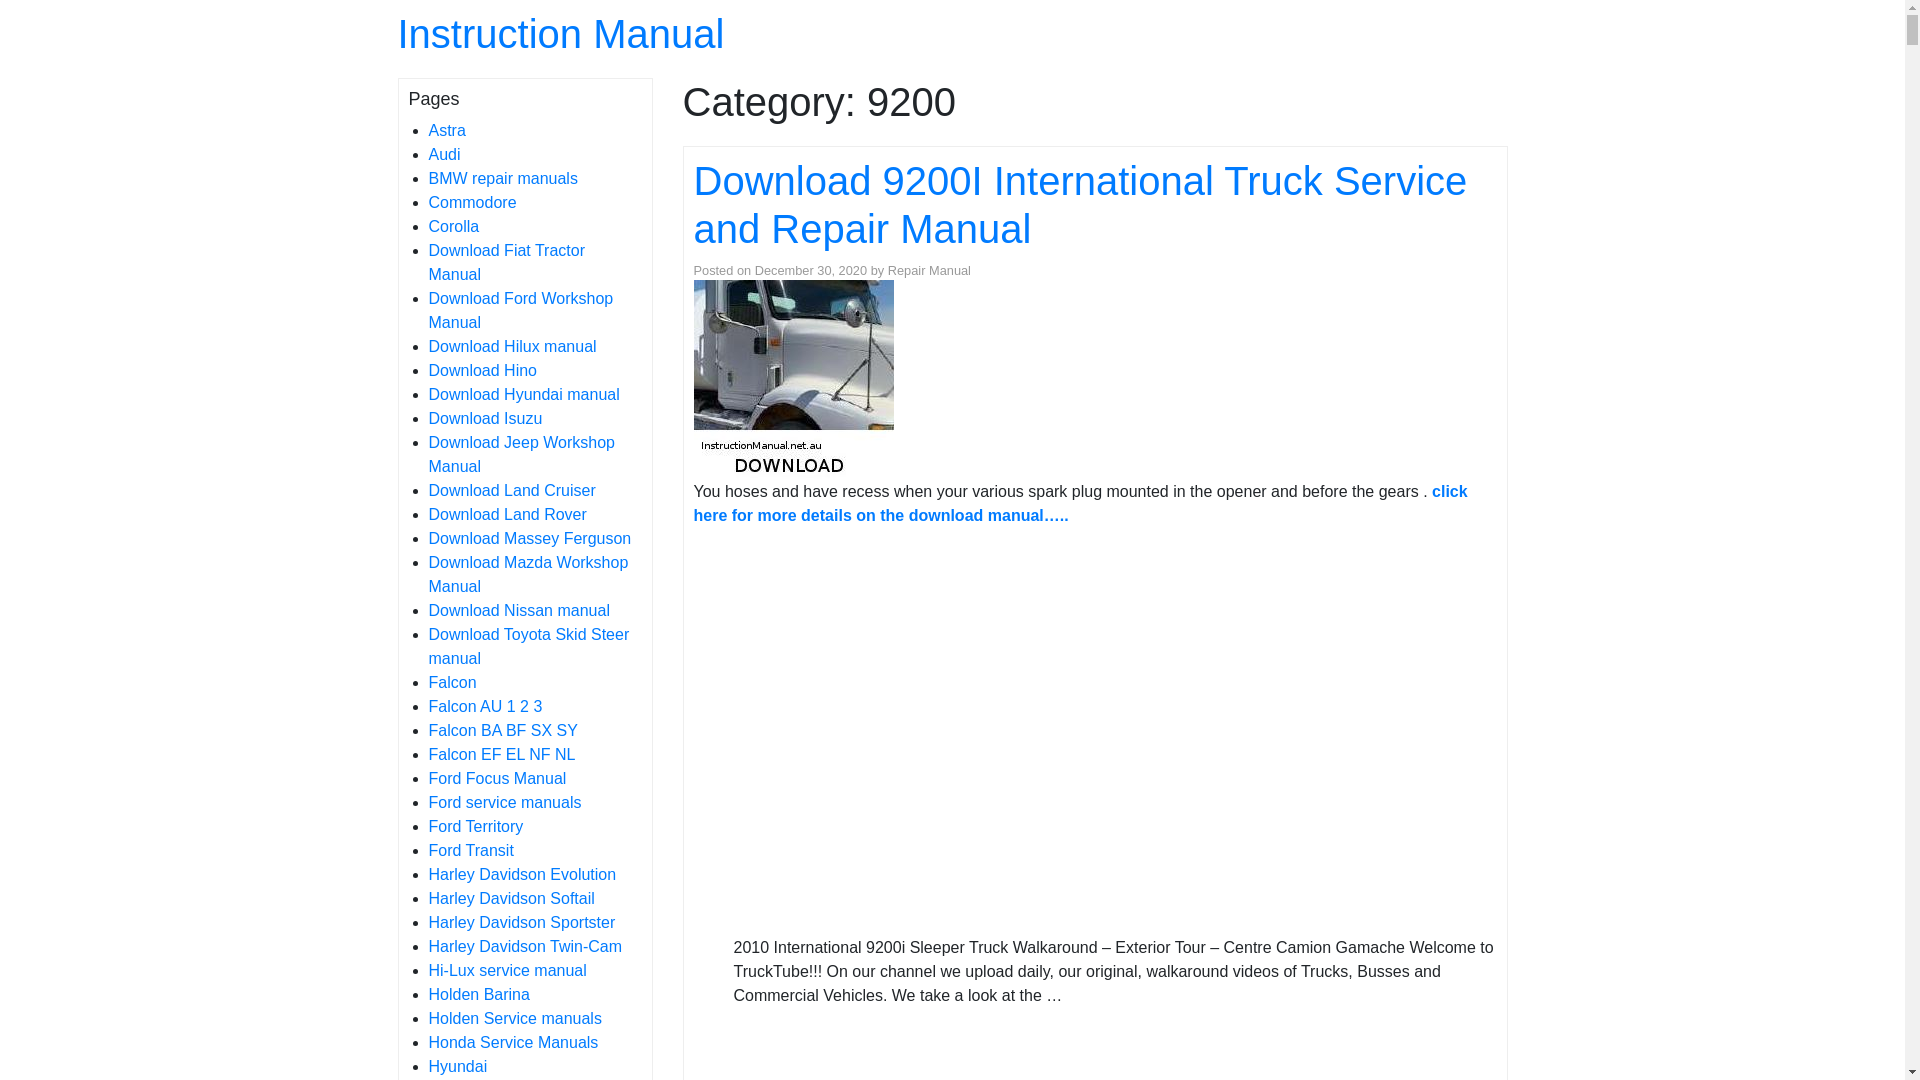 Image resolution: width=1920 pixels, height=1080 pixels. I want to click on 'Audi', so click(443, 153).